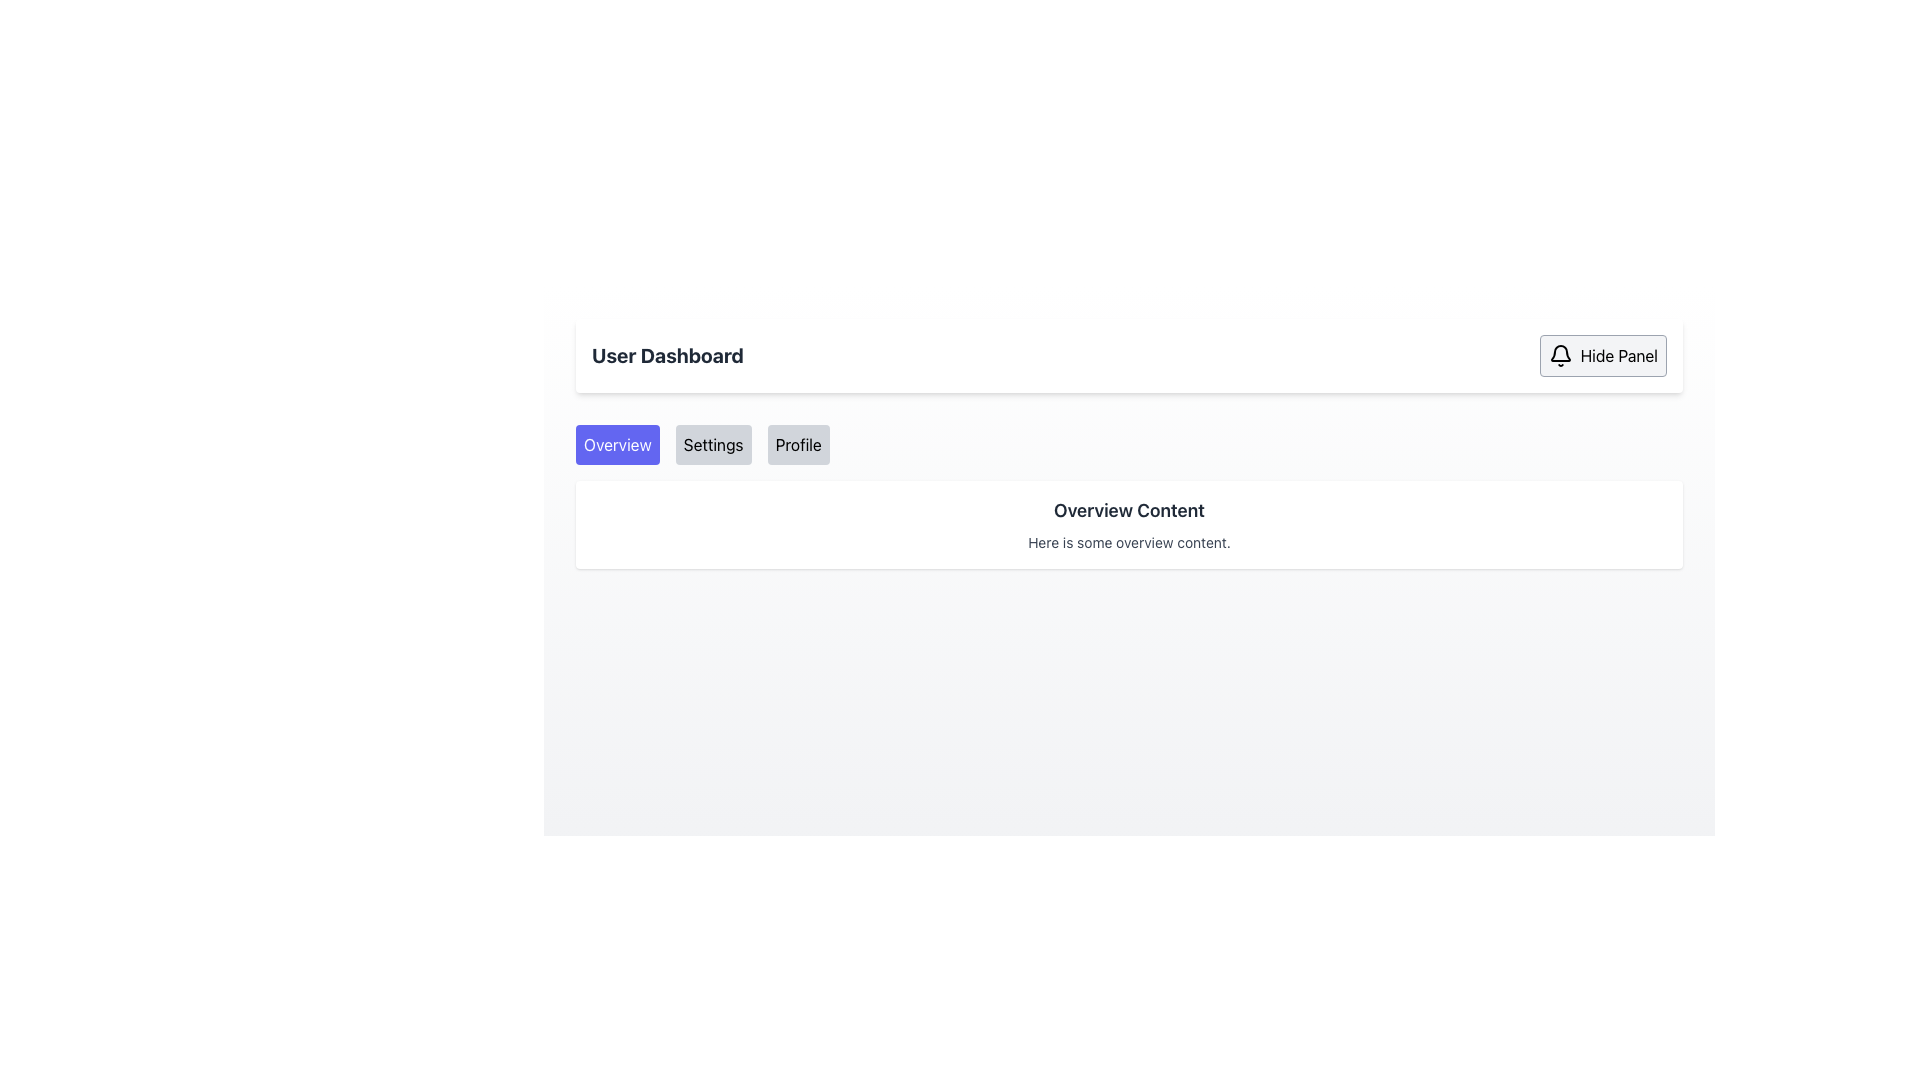 This screenshot has width=1920, height=1080. I want to click on the bell icon located on the leftmost side of the 'Hide Panel' button in the top-right corner of the interface to indicate notifications or alerts, so click(1559, 354).